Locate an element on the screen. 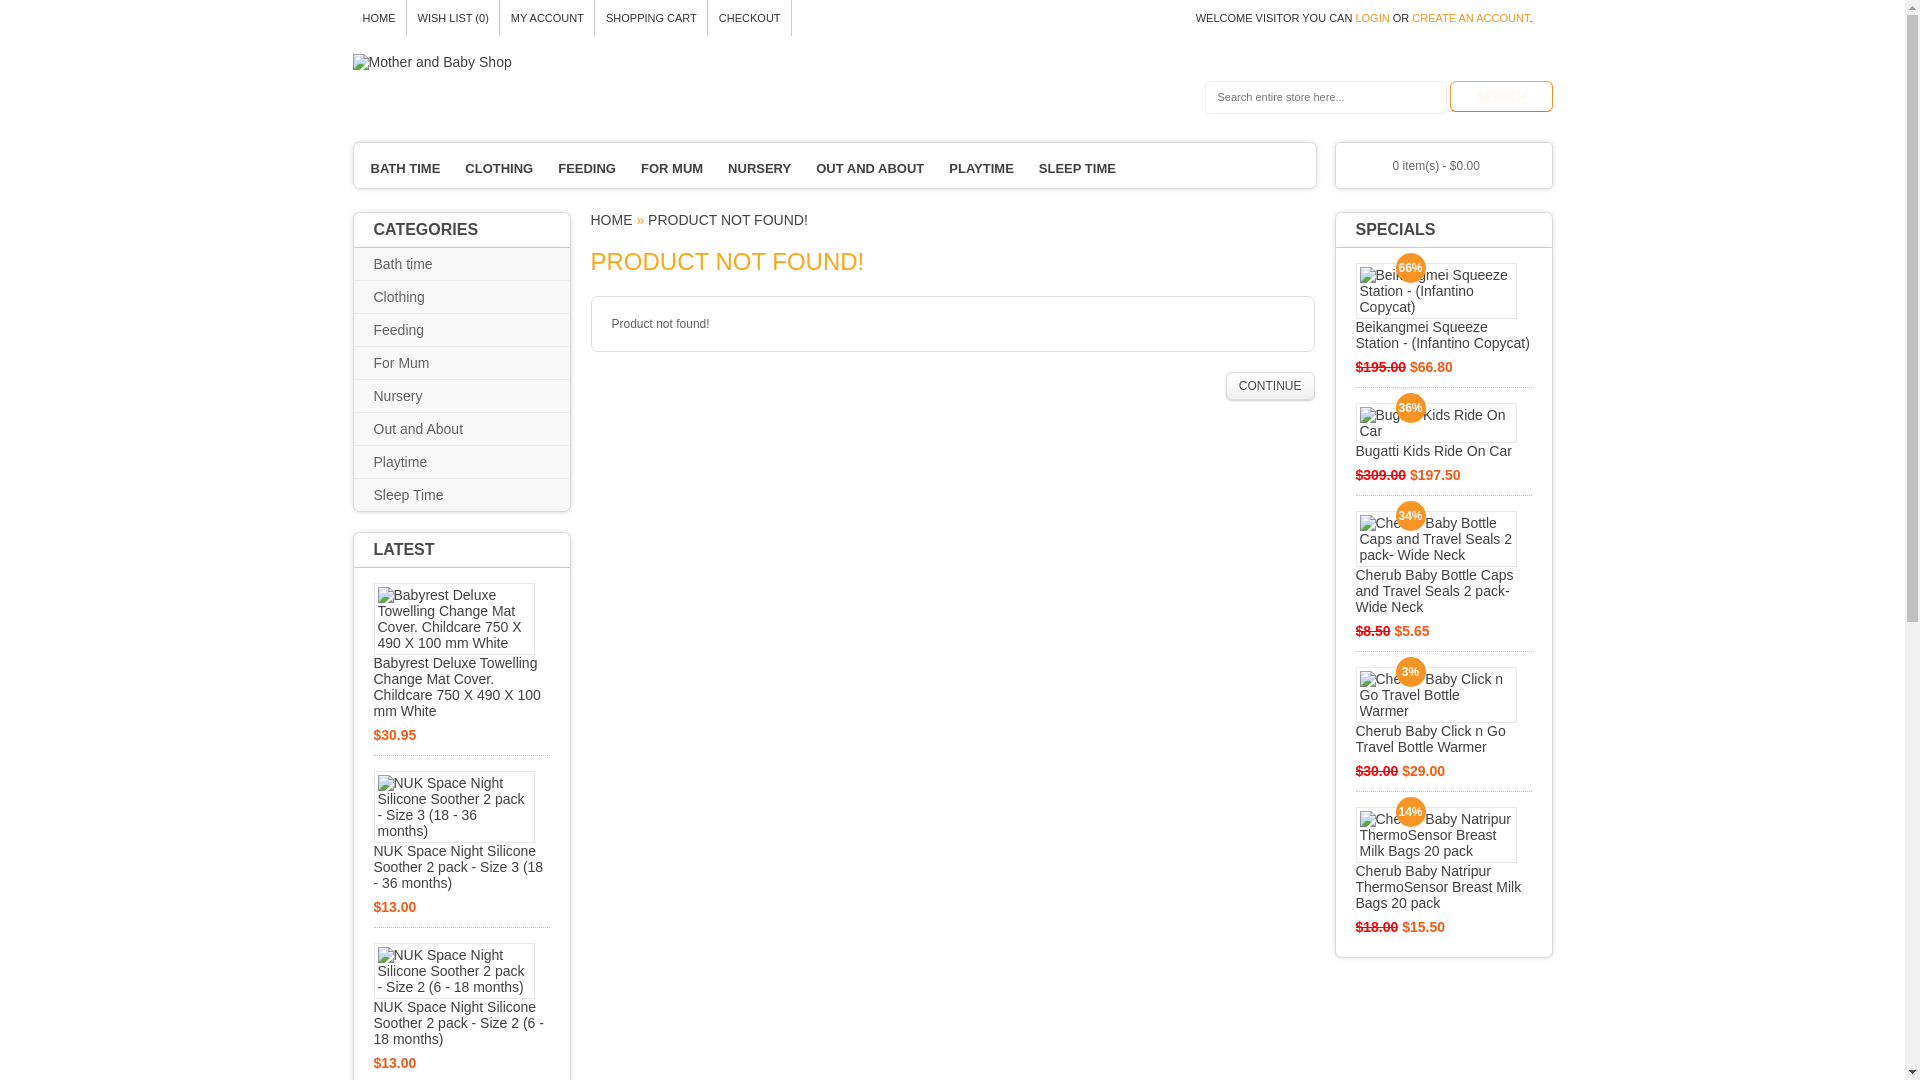  'CREATE AN ACCOUNT' is located at coordinates (1470, 18).